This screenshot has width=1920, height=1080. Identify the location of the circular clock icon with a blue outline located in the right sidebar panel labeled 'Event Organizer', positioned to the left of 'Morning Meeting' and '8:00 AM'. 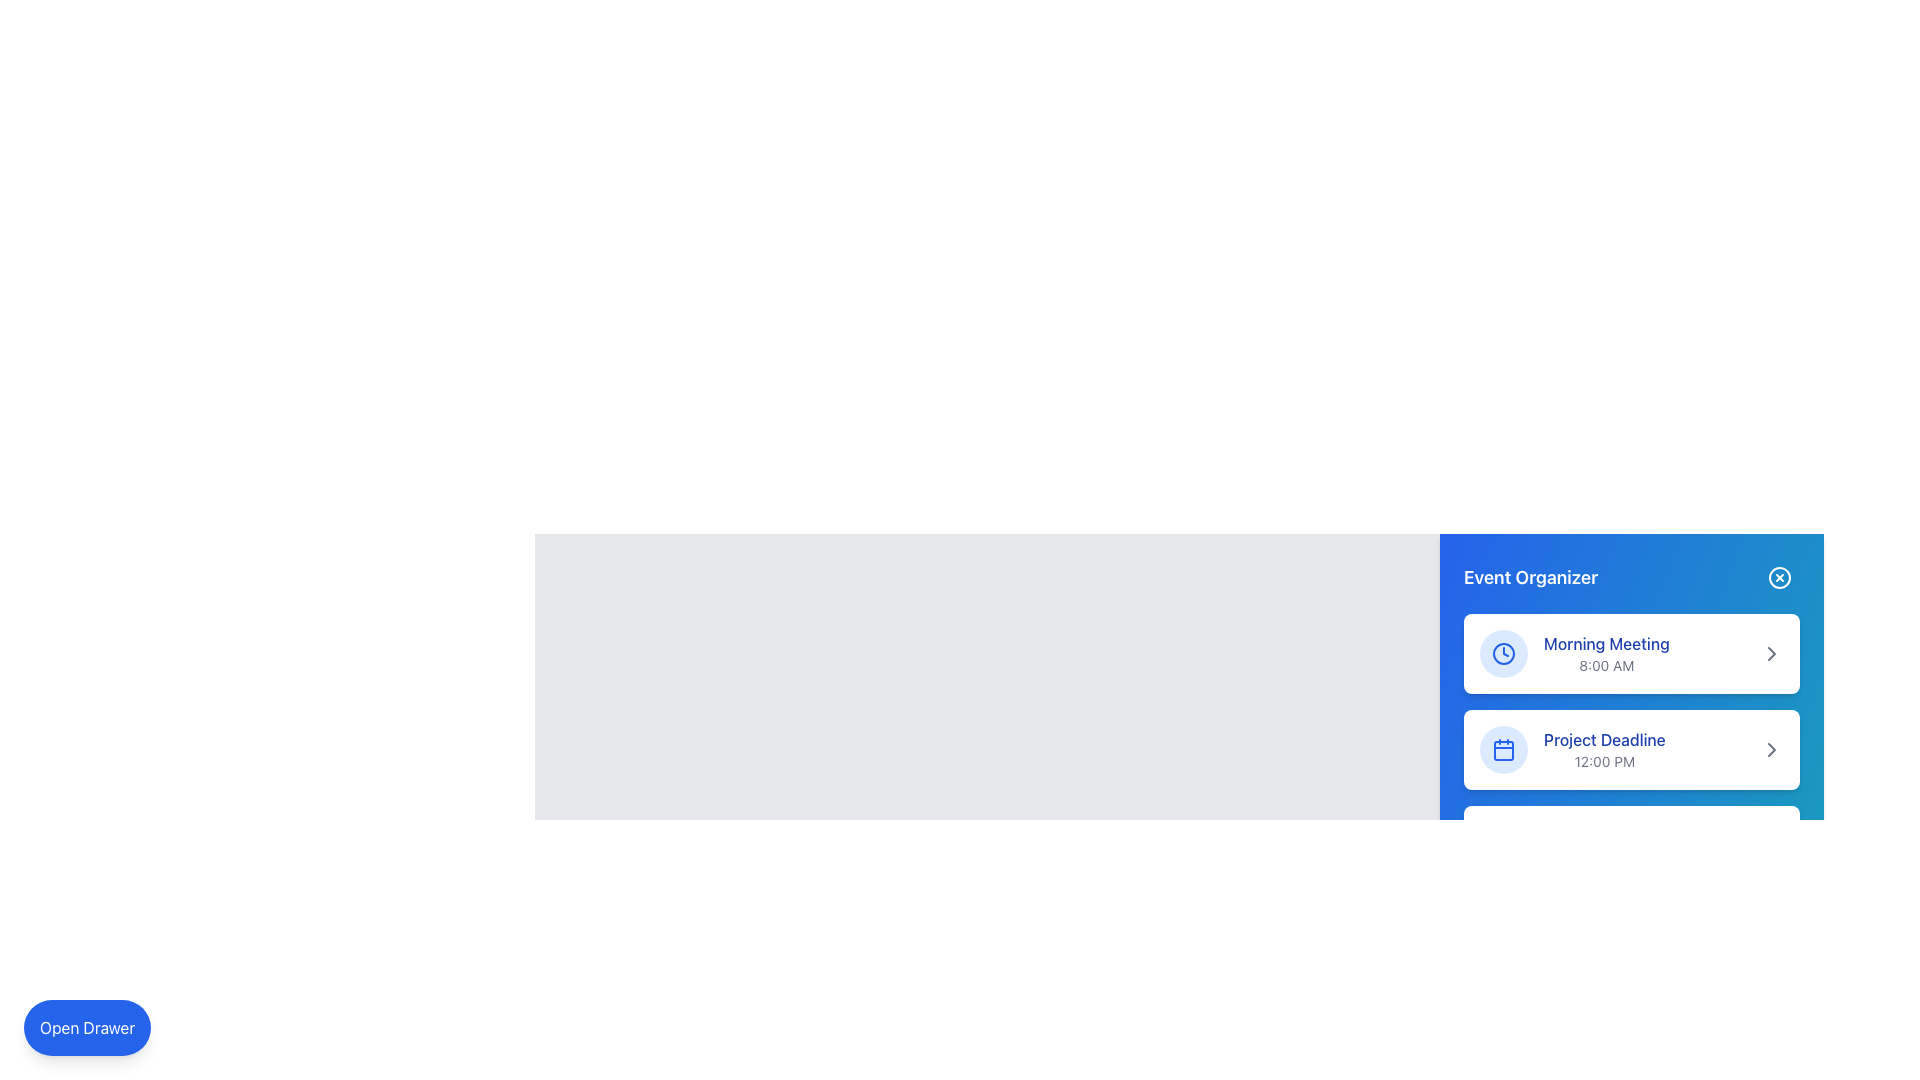
(1503, 654).